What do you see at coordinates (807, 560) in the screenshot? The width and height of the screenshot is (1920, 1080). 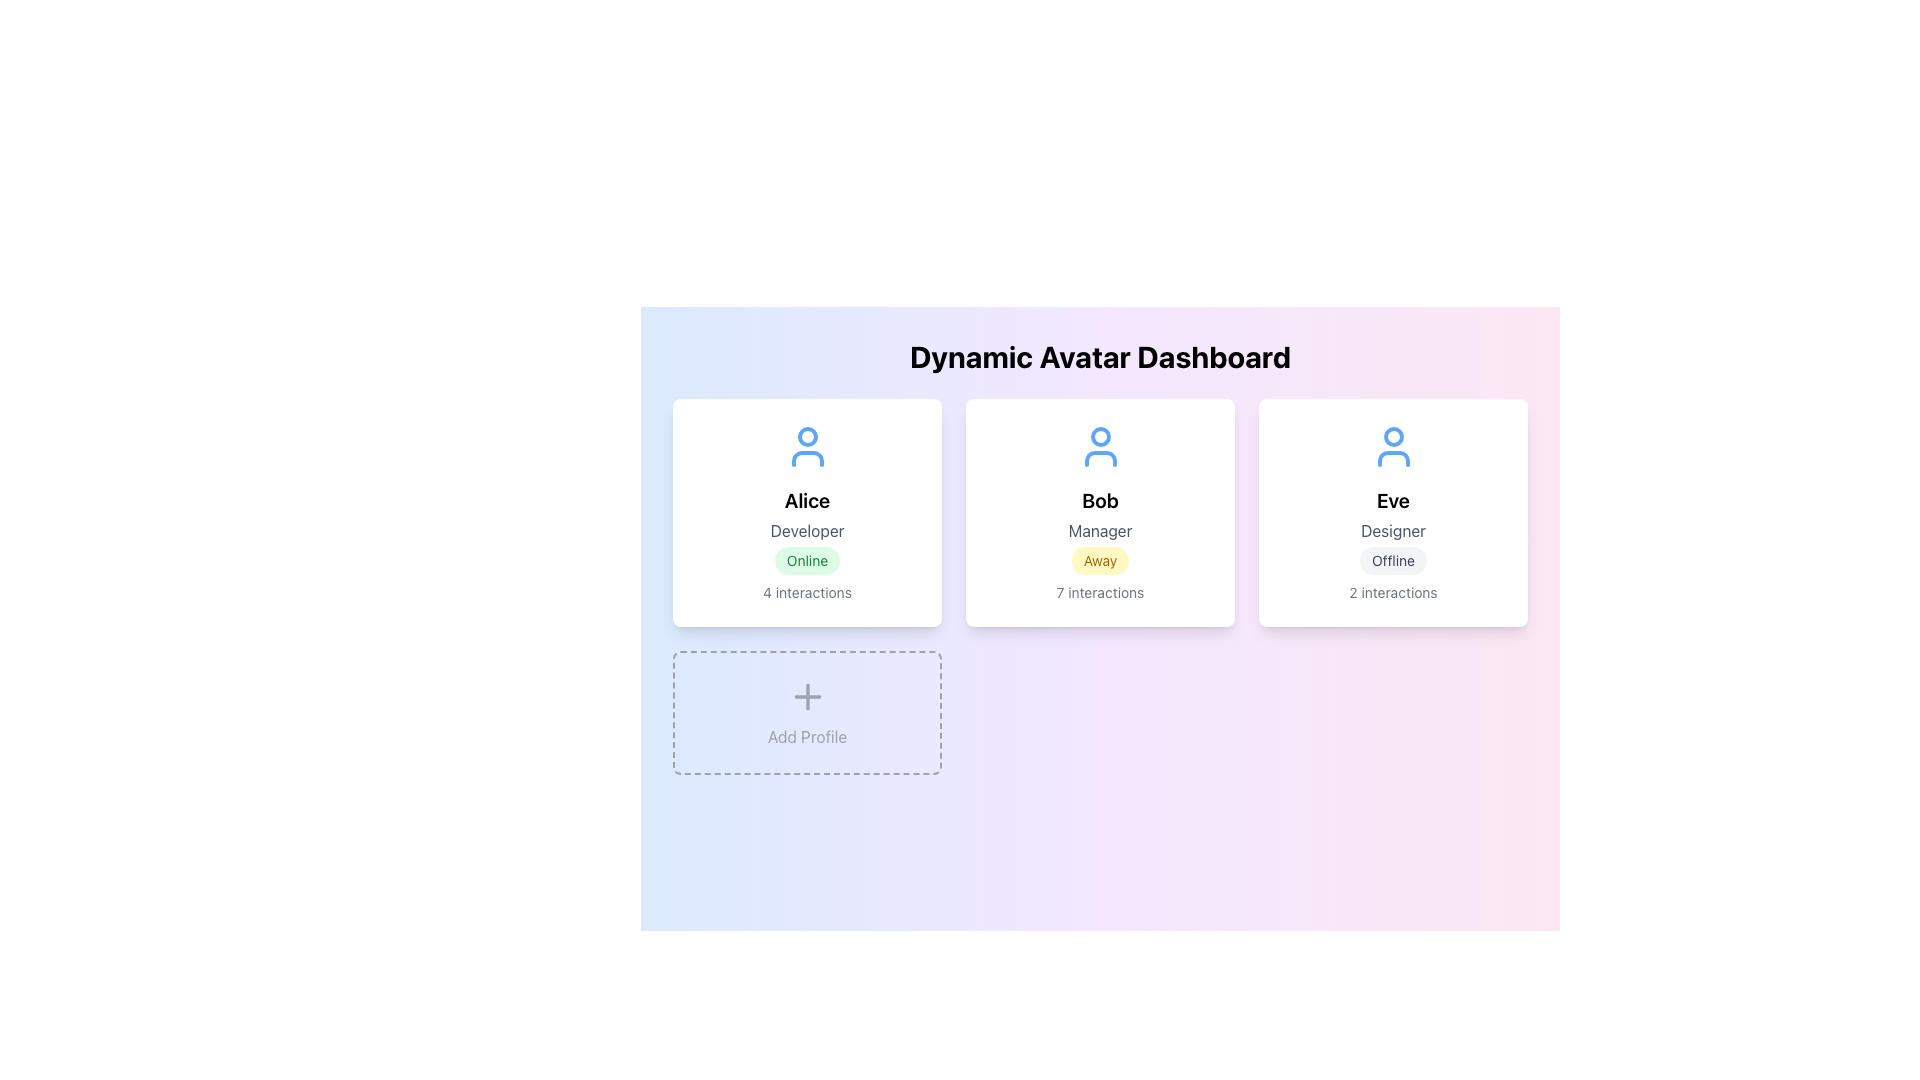 I see `status text from the pill-shaped Status Indicator labeled 'Online' with a green background, located within the card layout for 'Alice', positioned below 'Developer' and above '4 interactions'` at bounding box center [807, 560].